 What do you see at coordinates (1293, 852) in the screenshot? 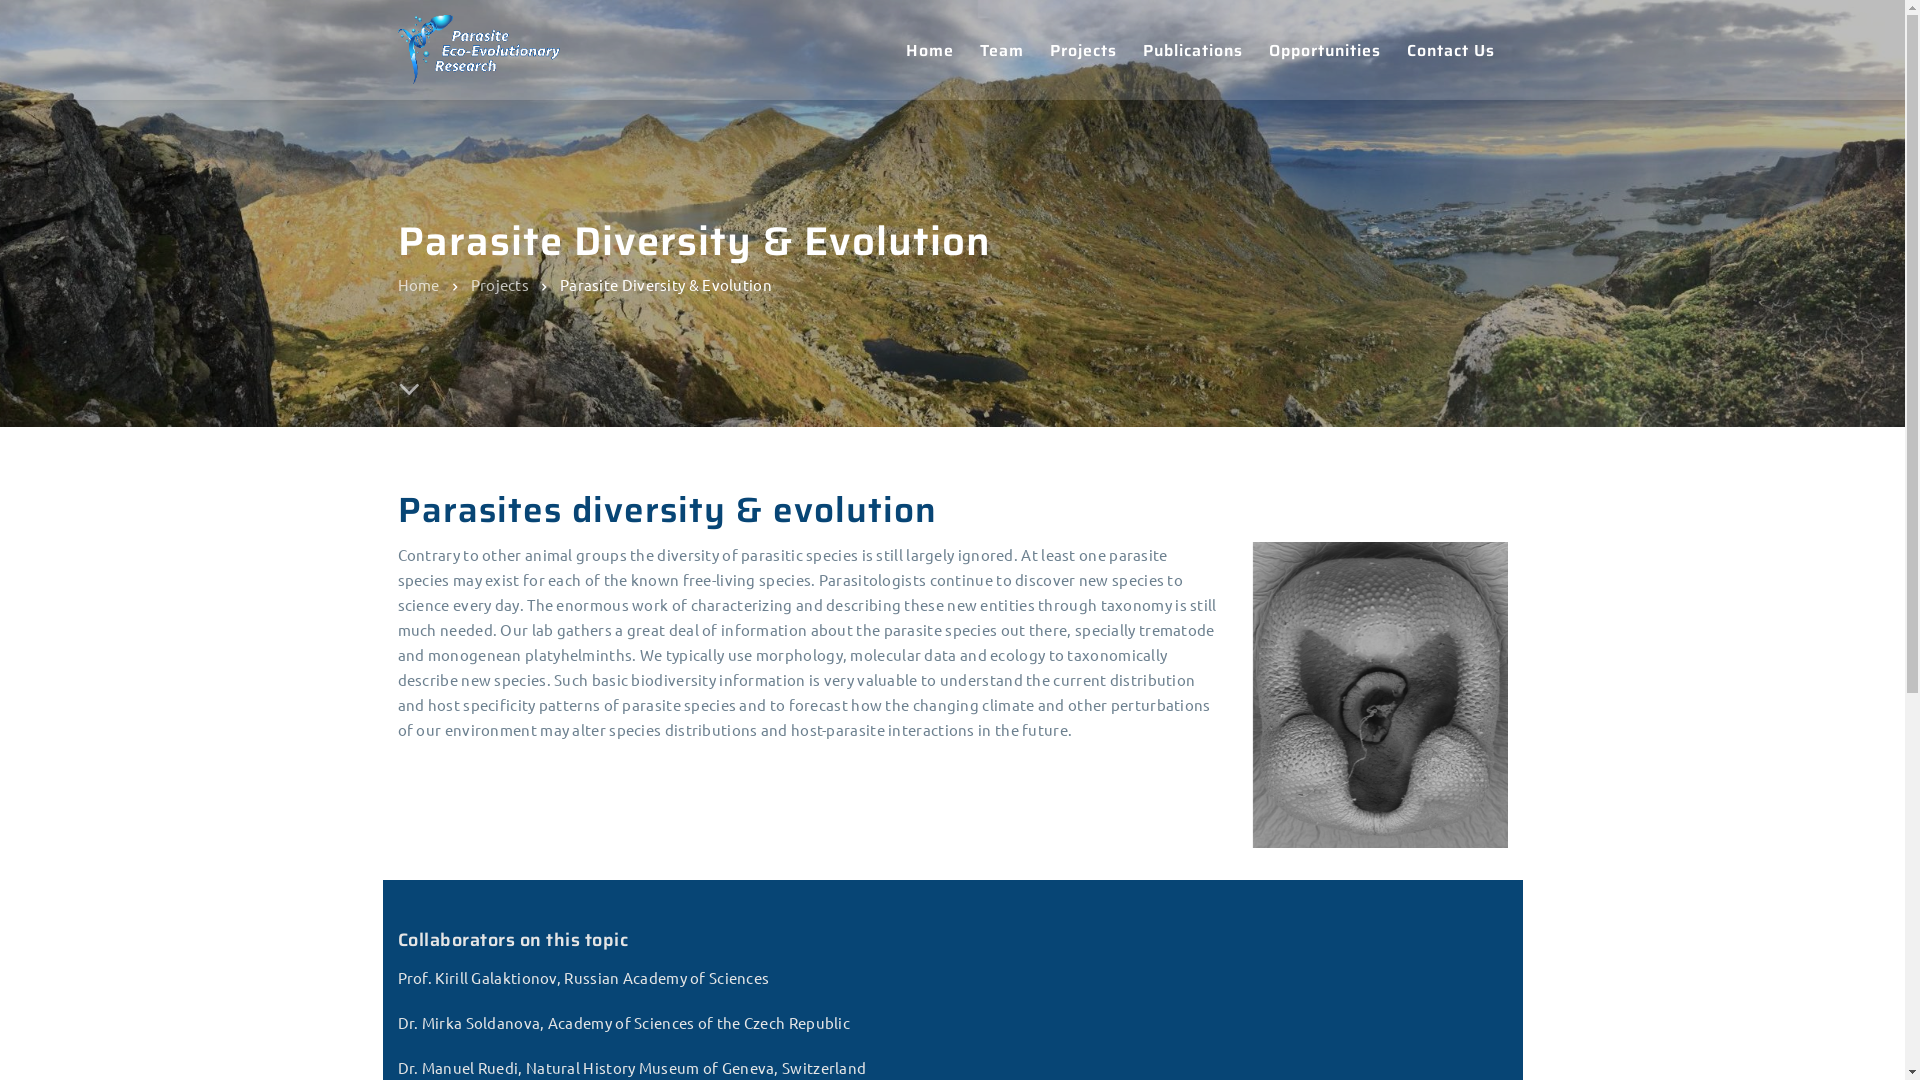
I see `'route de Malagnou 1` at bounding box center [1293, 852].